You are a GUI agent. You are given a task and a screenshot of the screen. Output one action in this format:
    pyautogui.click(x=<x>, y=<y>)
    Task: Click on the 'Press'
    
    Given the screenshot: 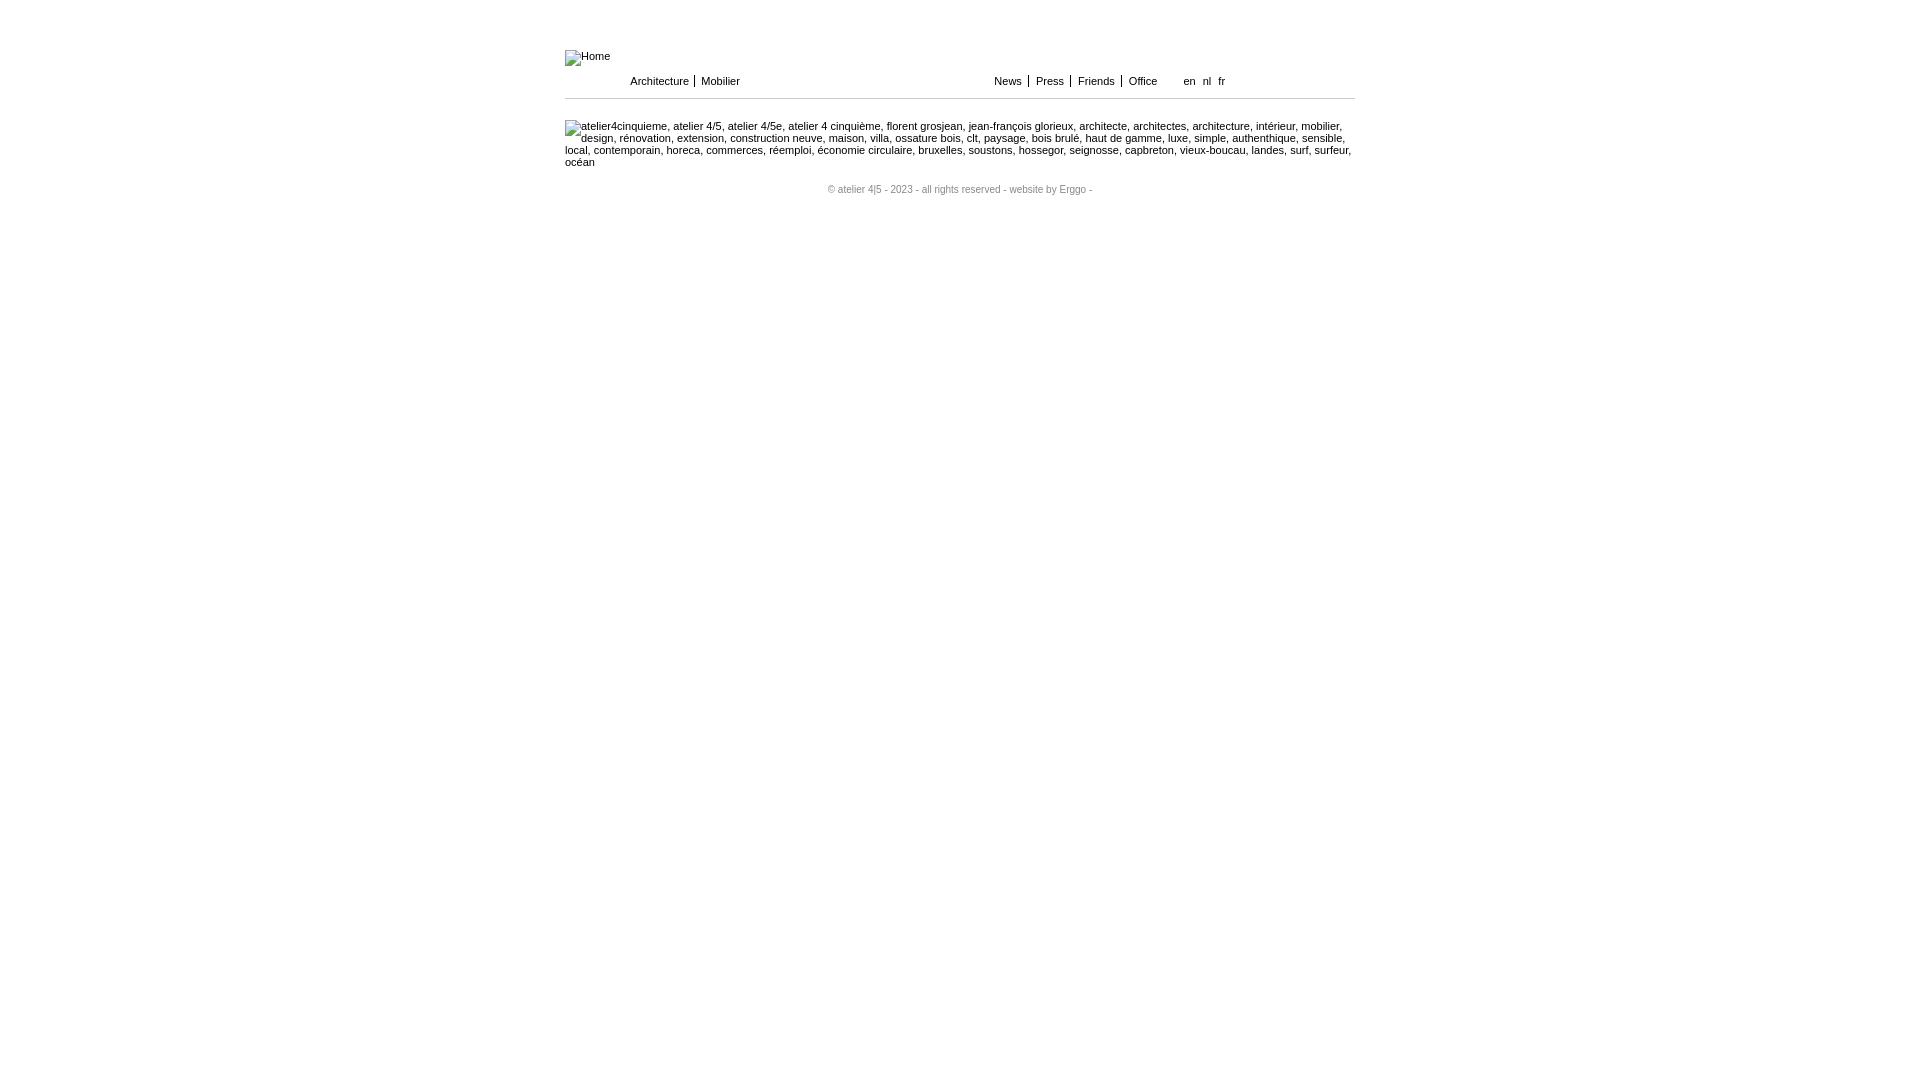 What is the action you would take?
    pyautogui.click(x=1050, y=80)
    